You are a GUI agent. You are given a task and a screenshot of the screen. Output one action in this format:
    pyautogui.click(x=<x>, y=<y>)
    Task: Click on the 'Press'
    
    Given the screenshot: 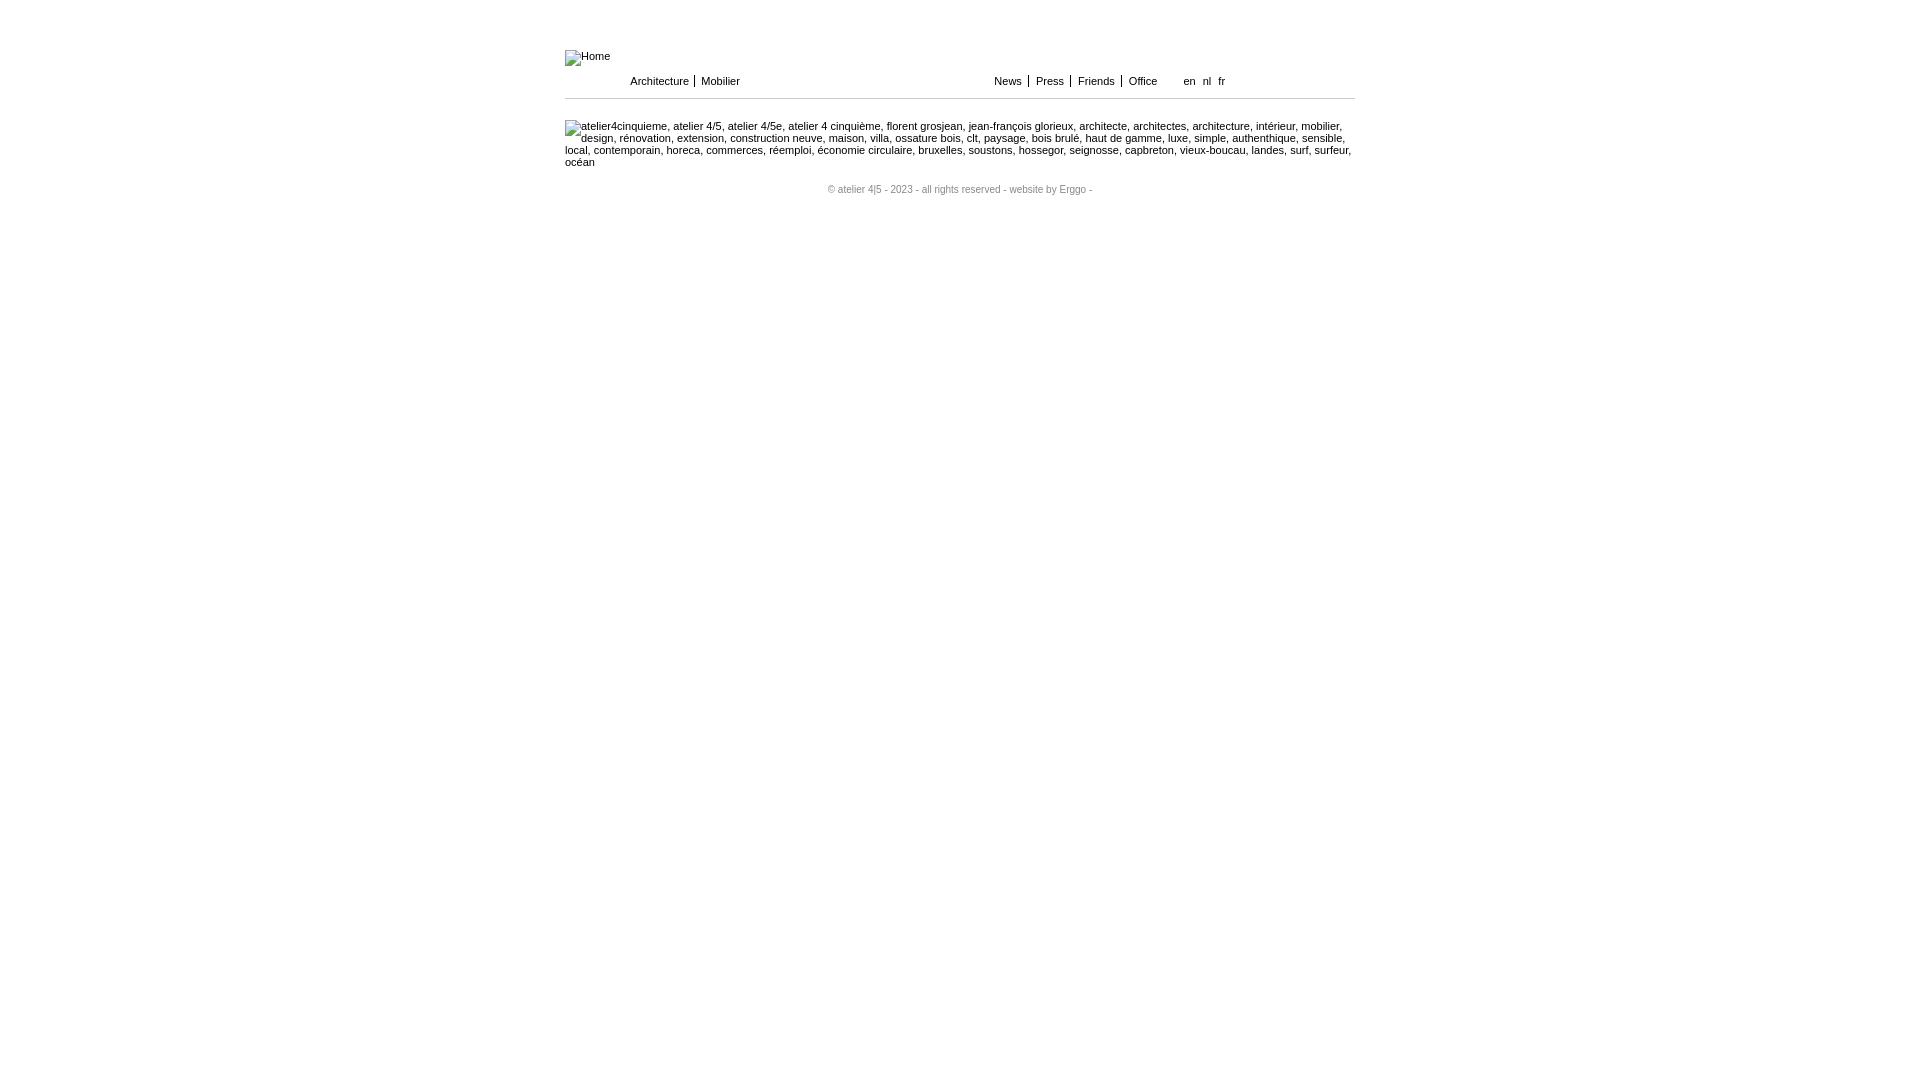 What is the action you would take?
    pyautogui.click(x=1050, y=80)
    